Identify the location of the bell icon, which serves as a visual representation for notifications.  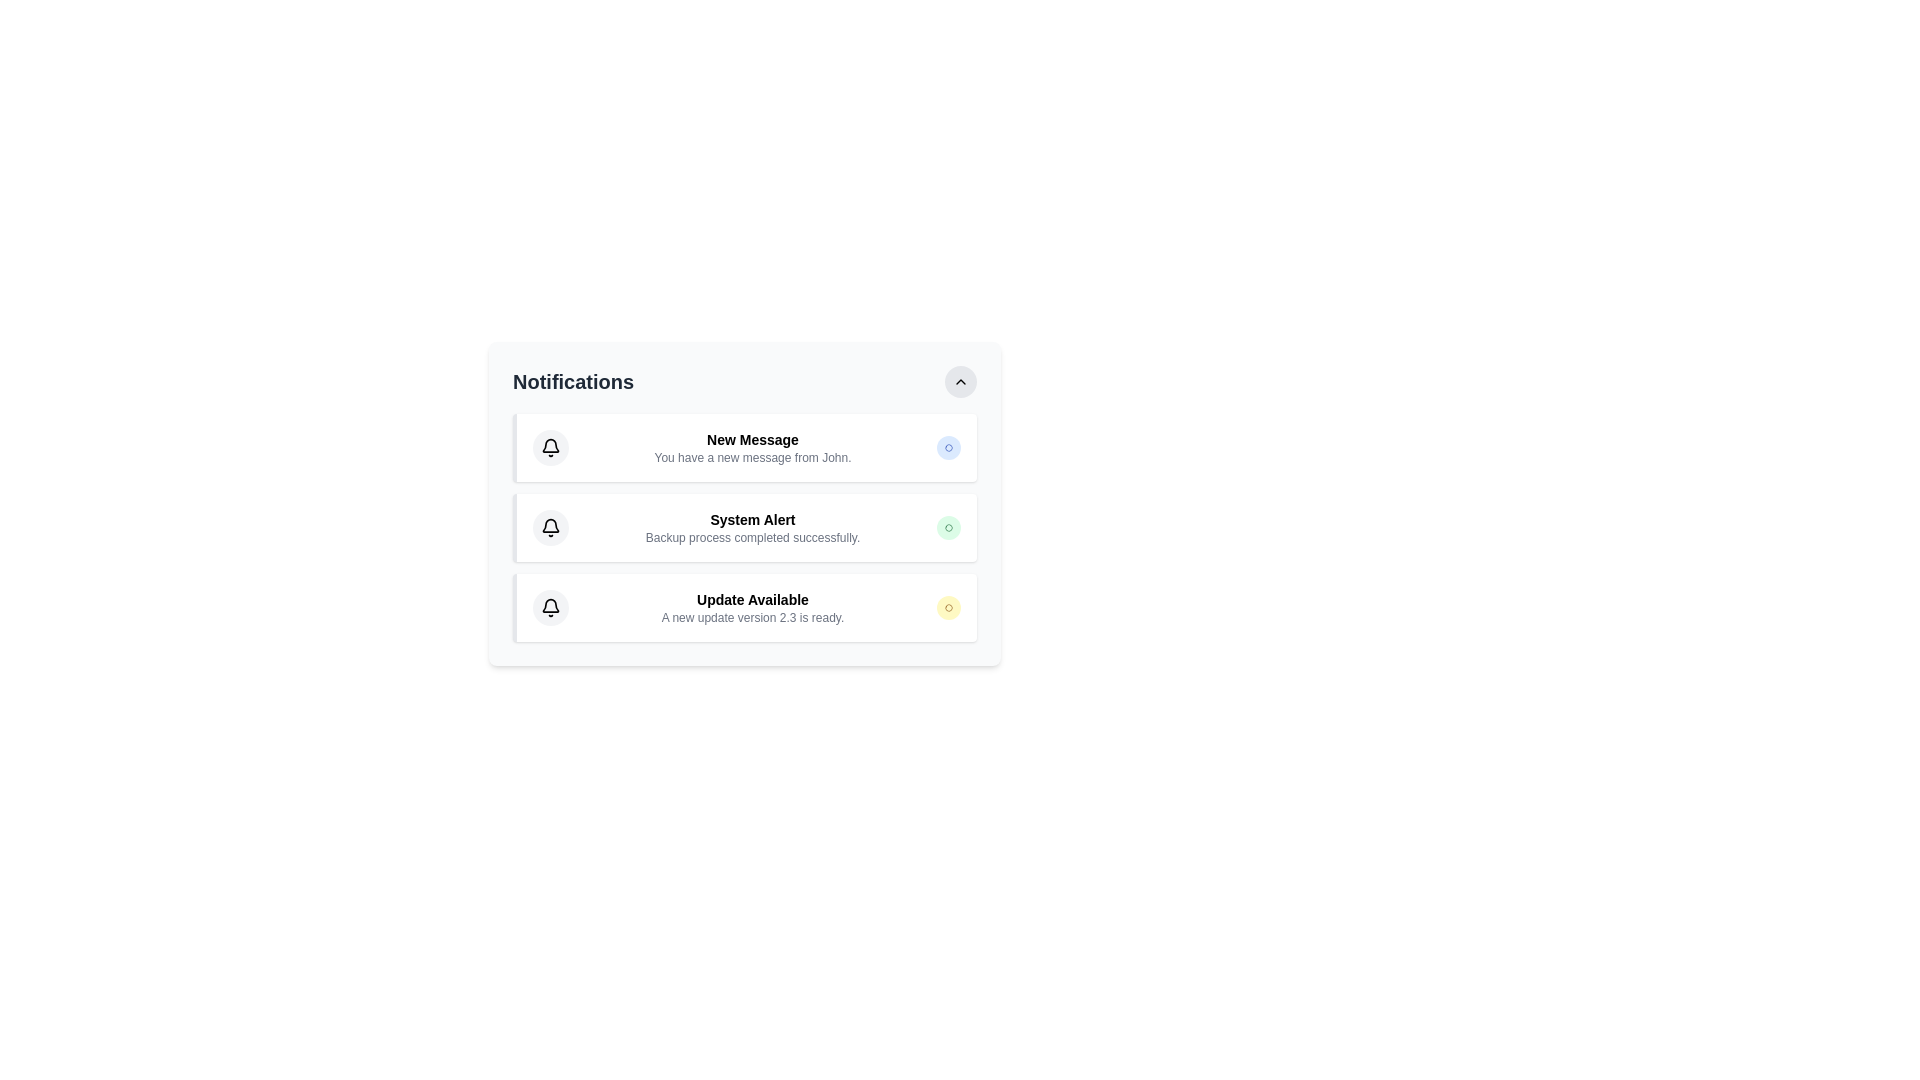
(551, 527).